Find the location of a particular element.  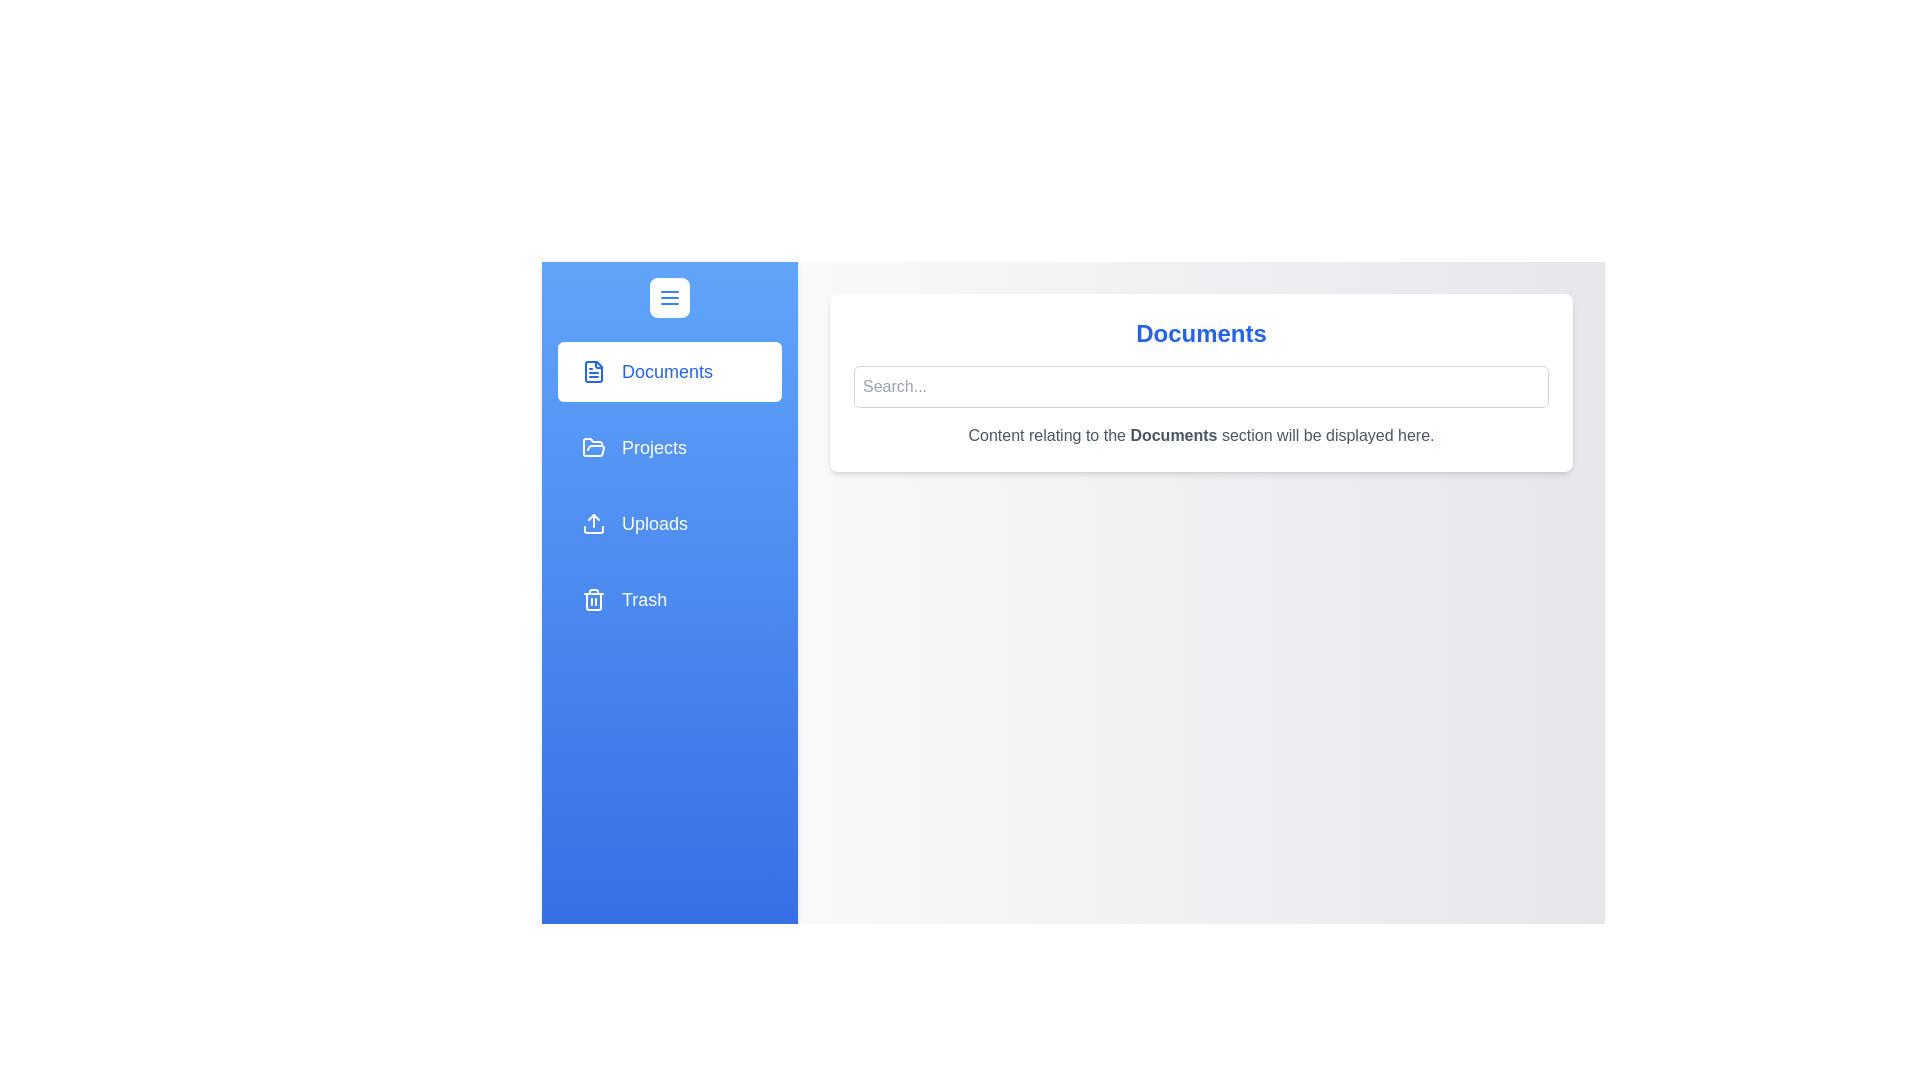

drawer toggle button to toggle the drawer open or closed is located at coordinates (670, 297).